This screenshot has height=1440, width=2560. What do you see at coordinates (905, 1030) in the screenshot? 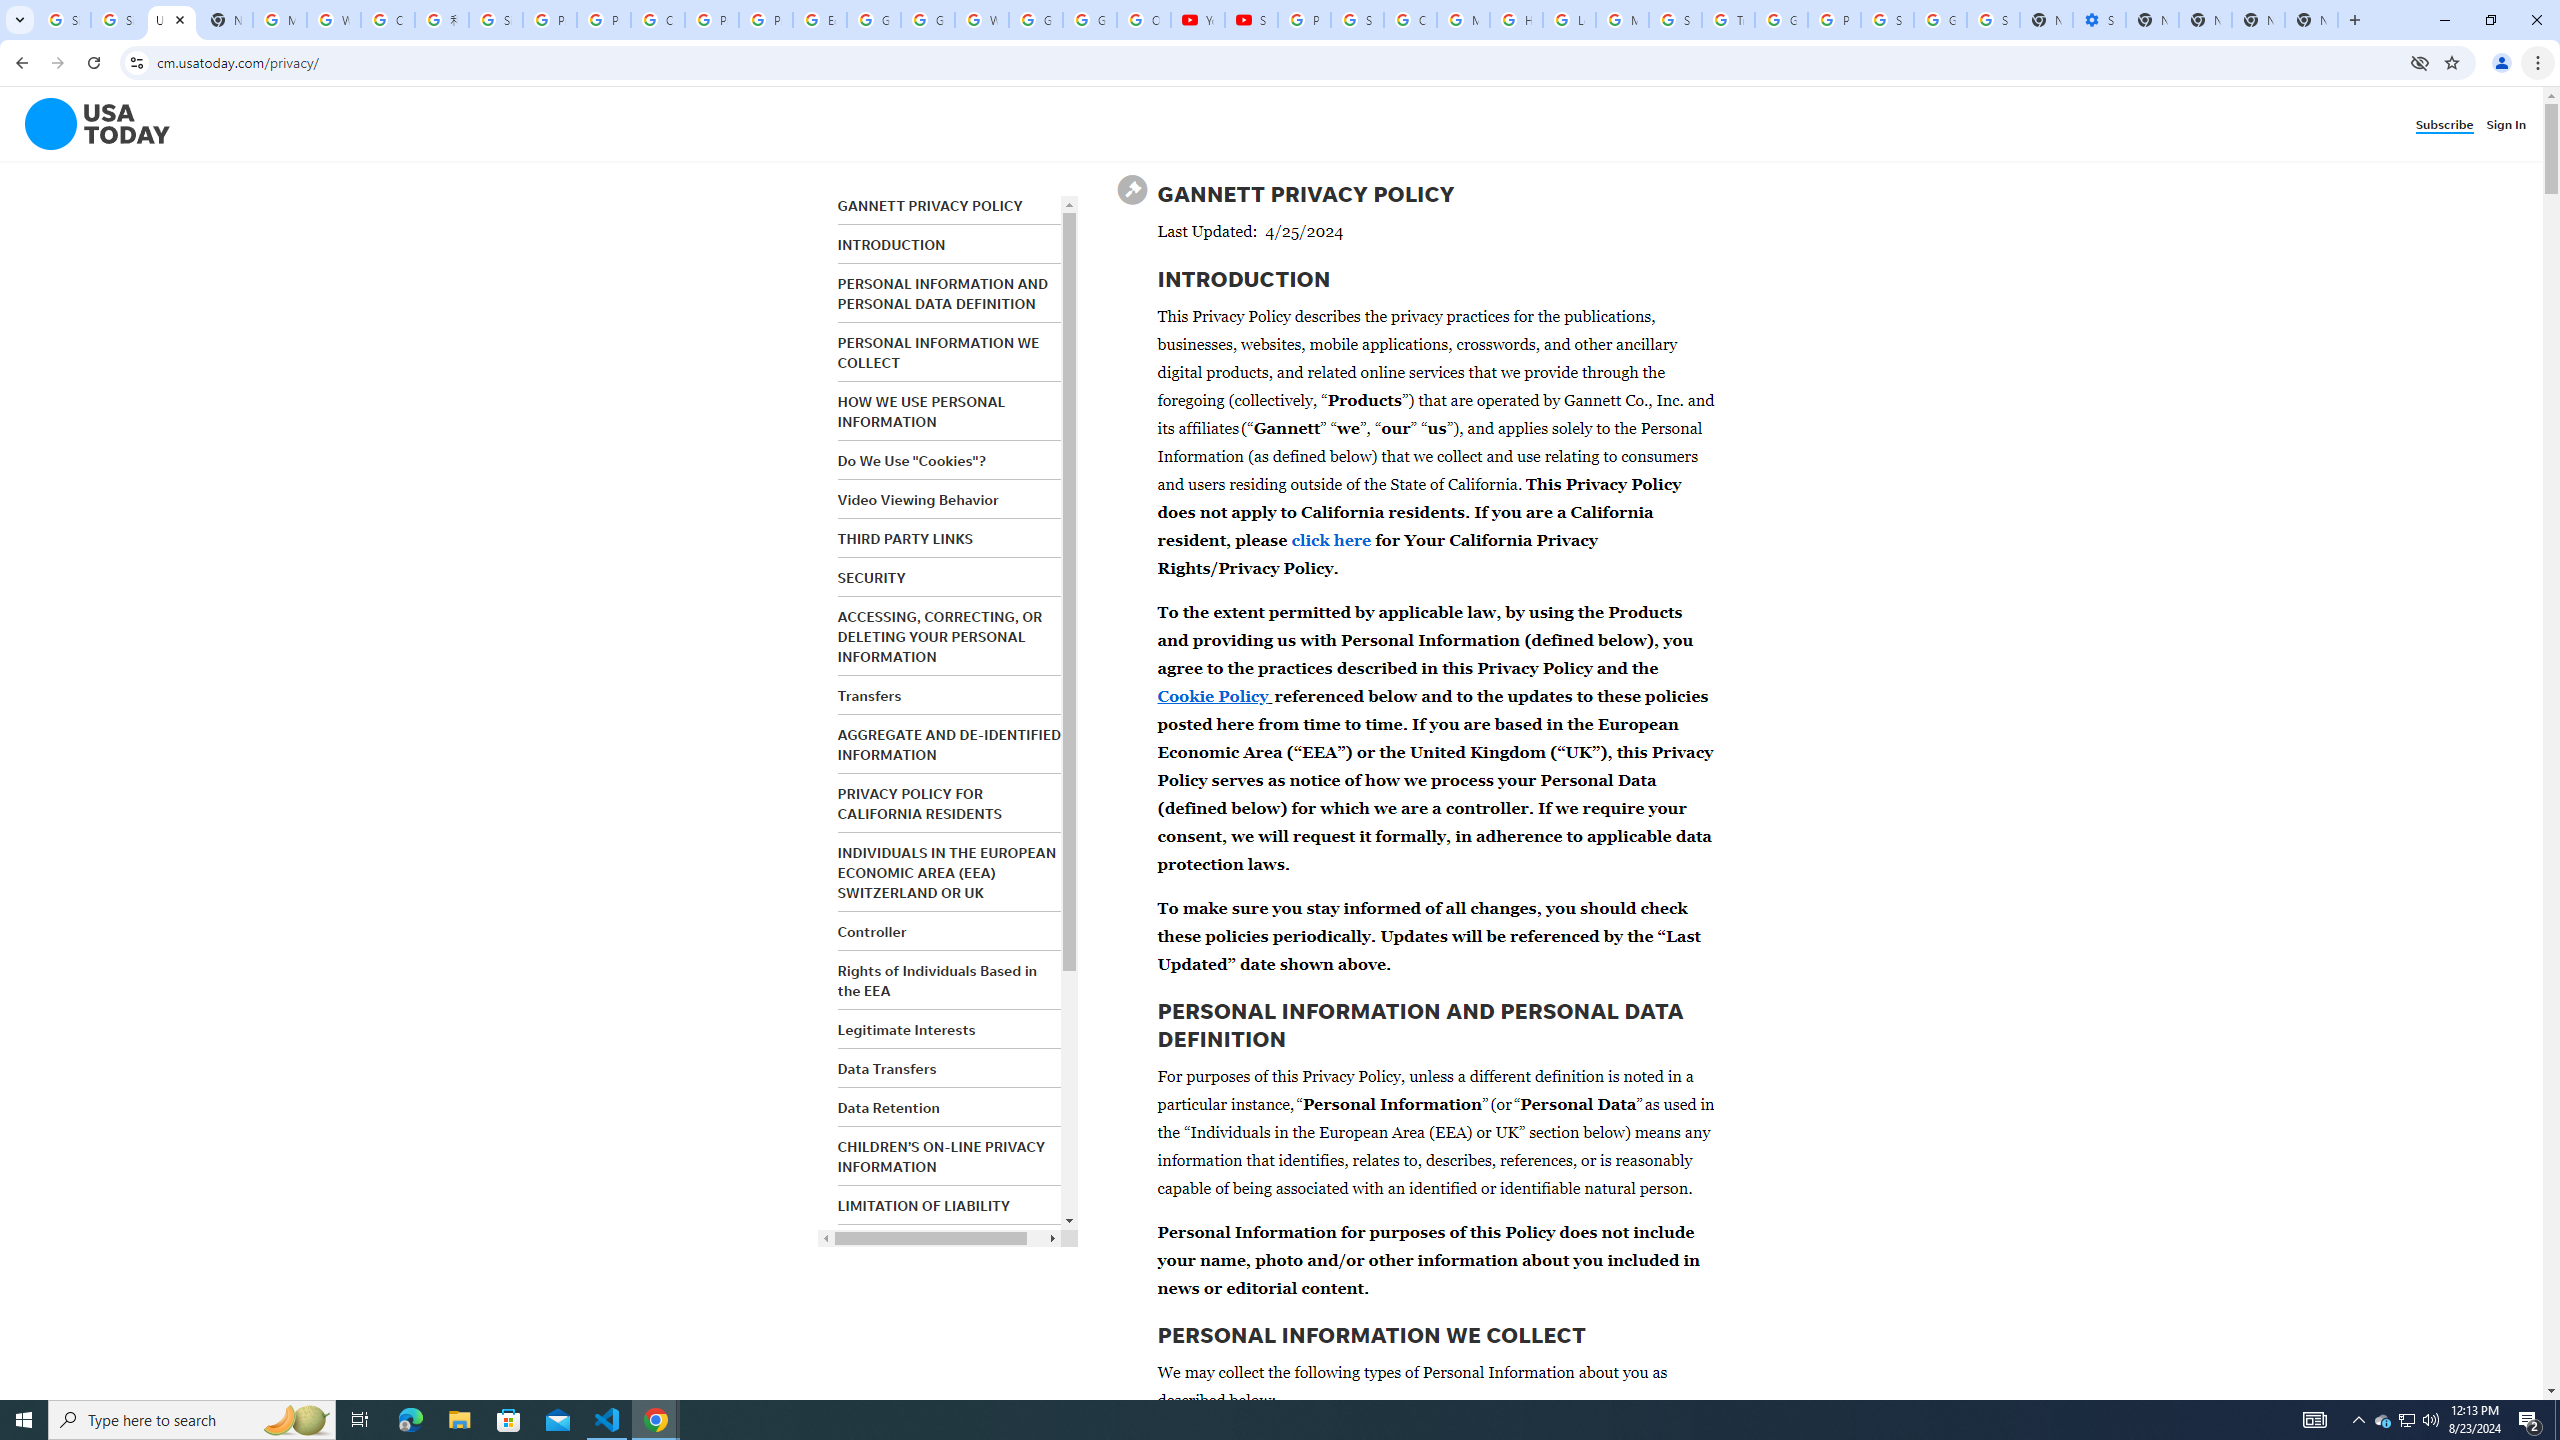
I see `'Legitimate Interests'` at bounding box center [905, 1030].